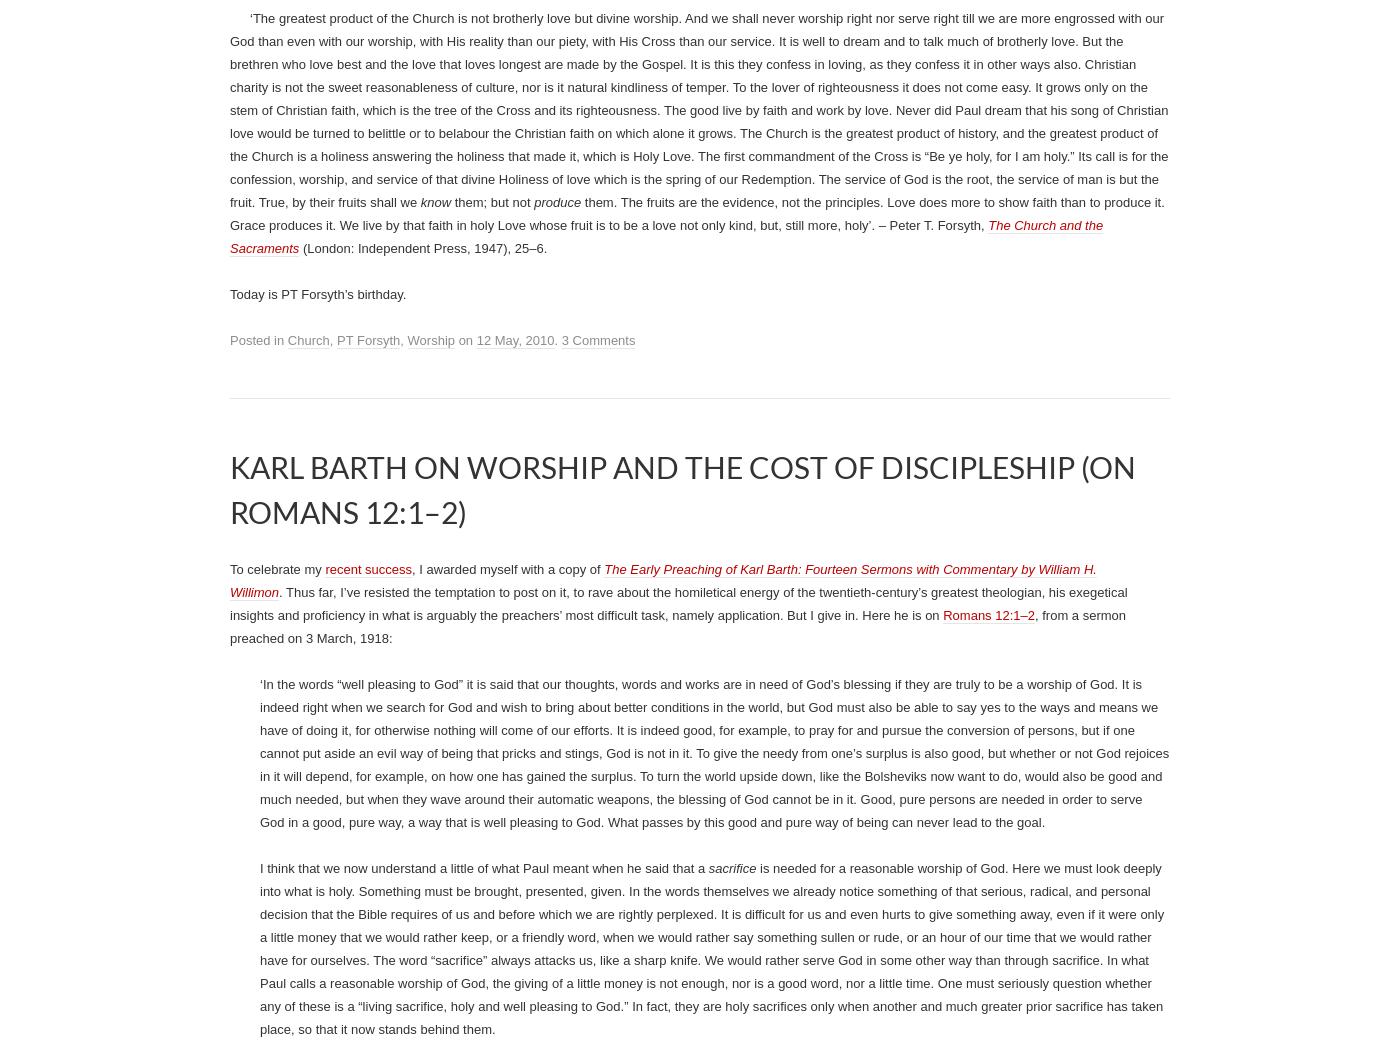 The image size is (1400, 1052). What do you see at coordinates (1120, 11) in the screenshot?
I see `'].'` at bounding box center [1120, 11].